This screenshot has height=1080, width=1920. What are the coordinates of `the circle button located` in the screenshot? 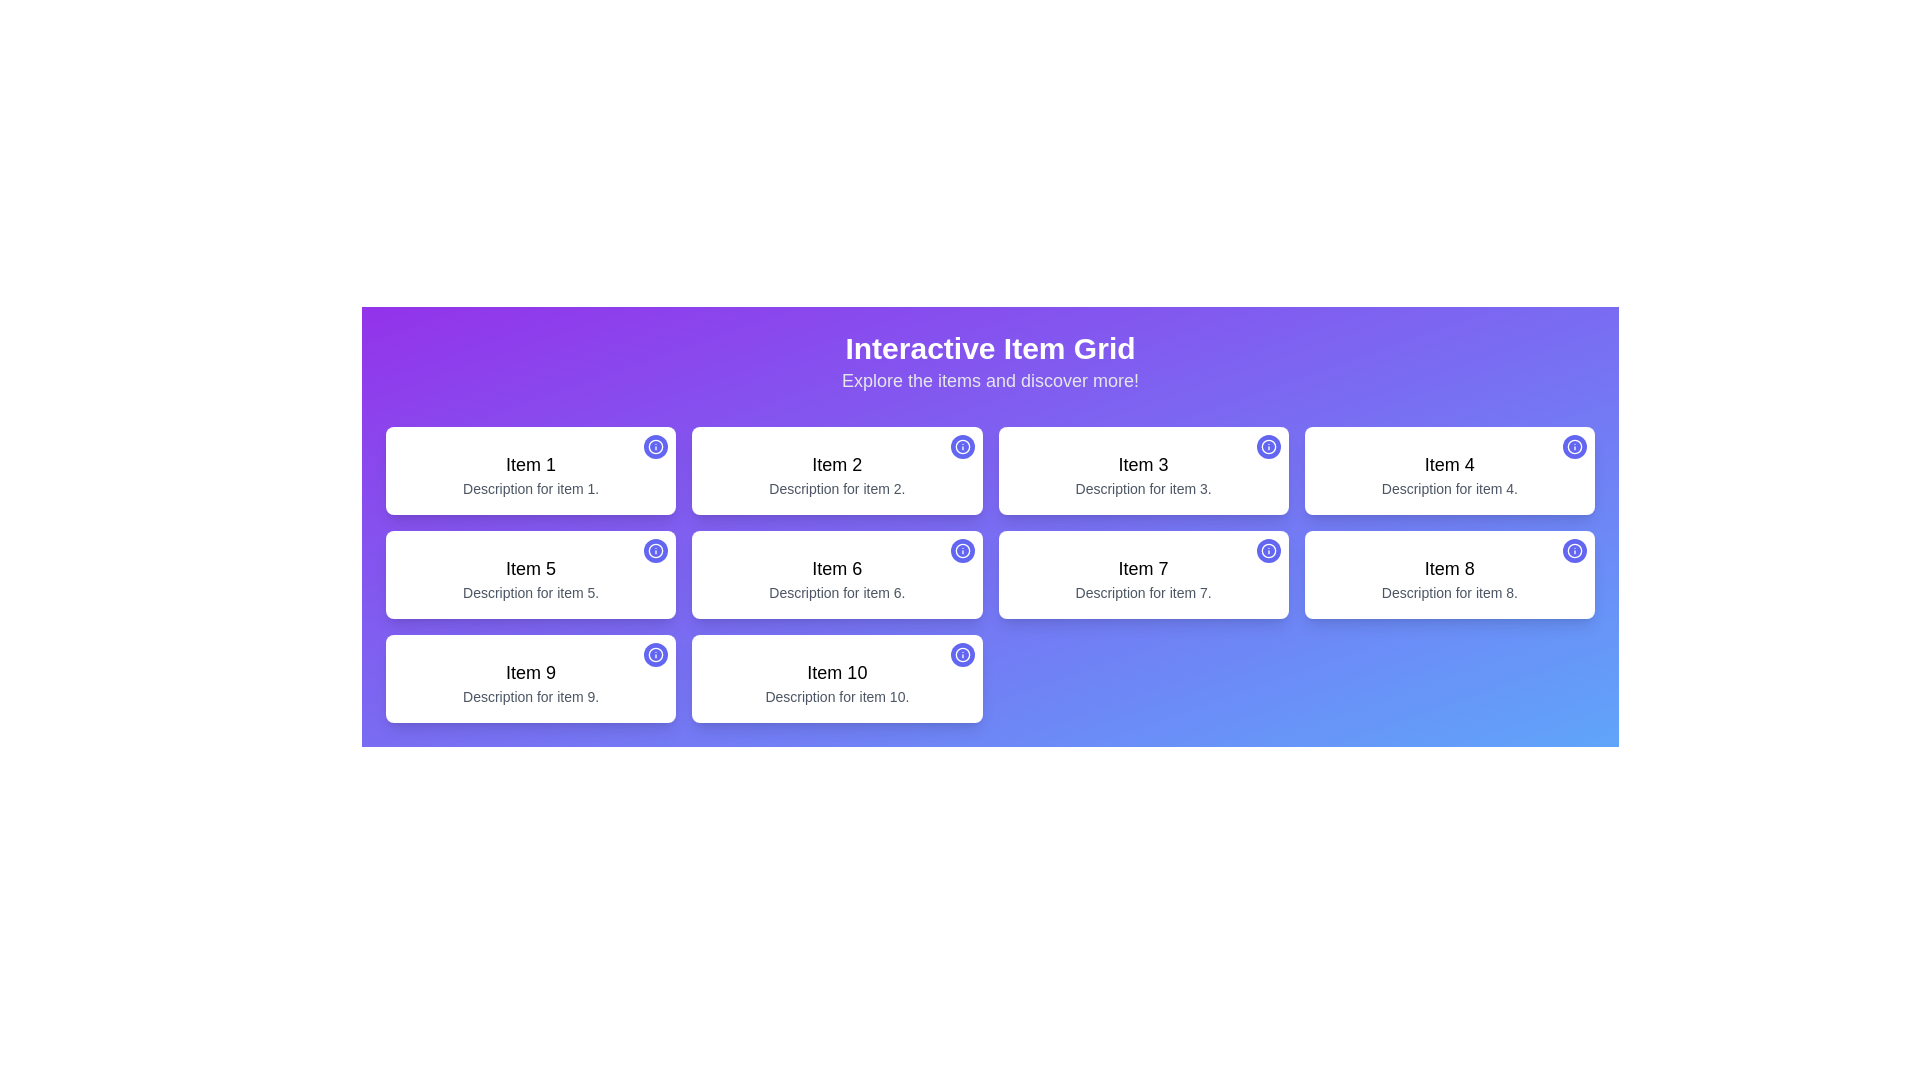 It's located at (656, 551).